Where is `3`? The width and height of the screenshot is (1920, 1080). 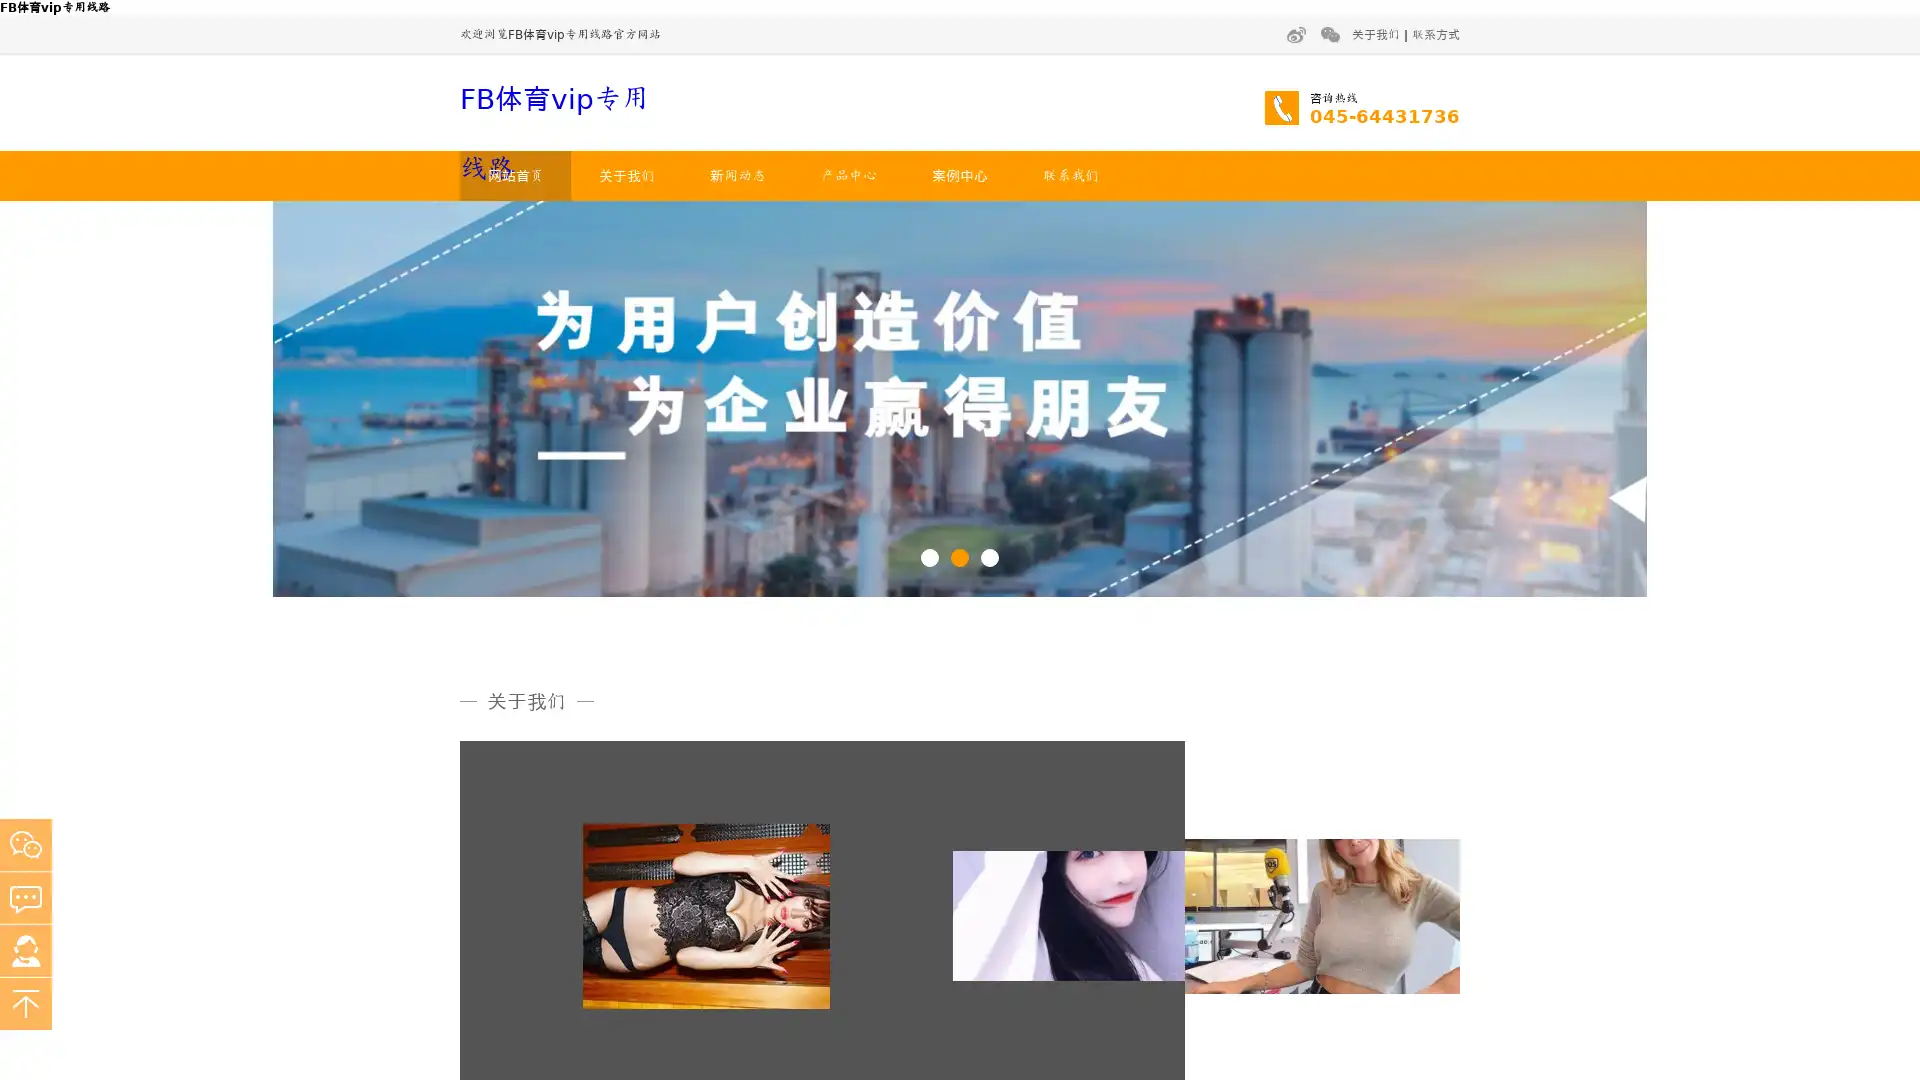
3 is located at coordinates (989, 556).